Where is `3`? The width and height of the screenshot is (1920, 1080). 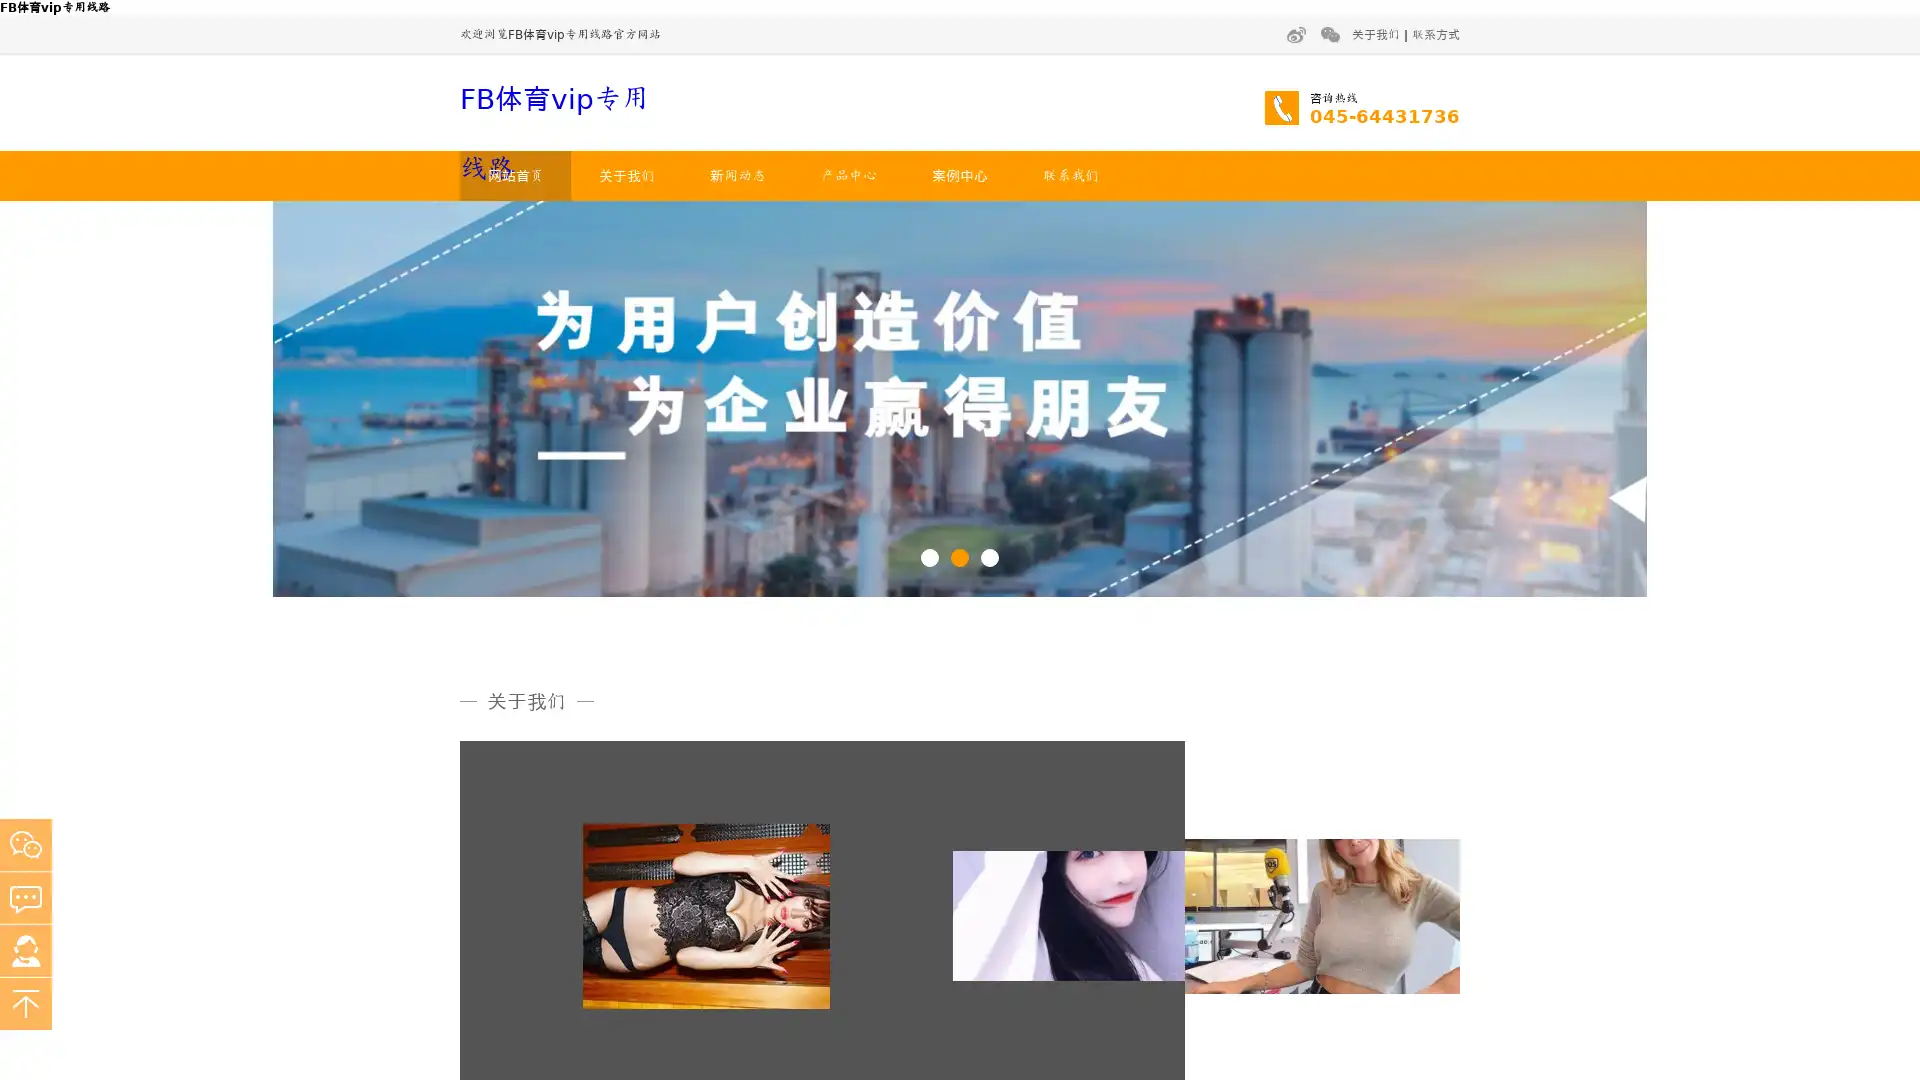
3 is located at coordinates (989, 556).